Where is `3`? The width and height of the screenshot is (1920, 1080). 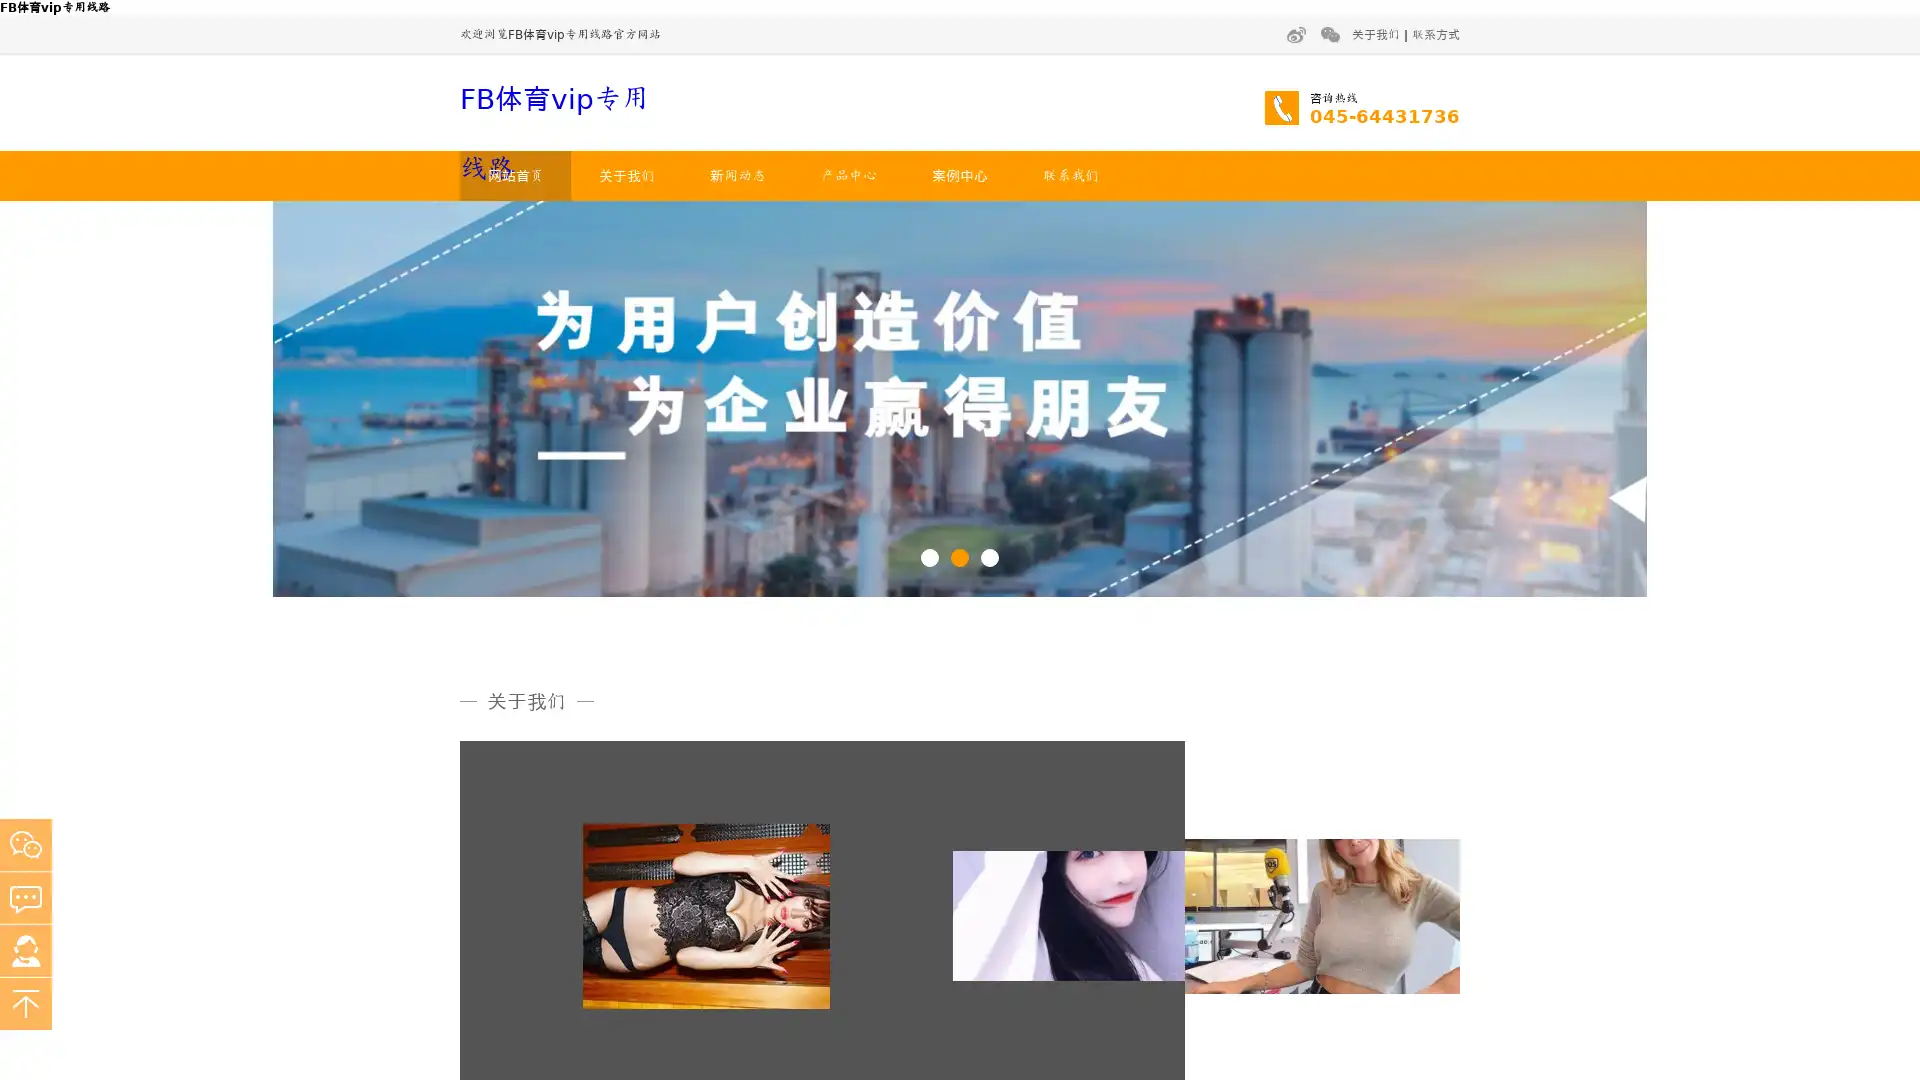
3 is located at coordinates (989, 556).